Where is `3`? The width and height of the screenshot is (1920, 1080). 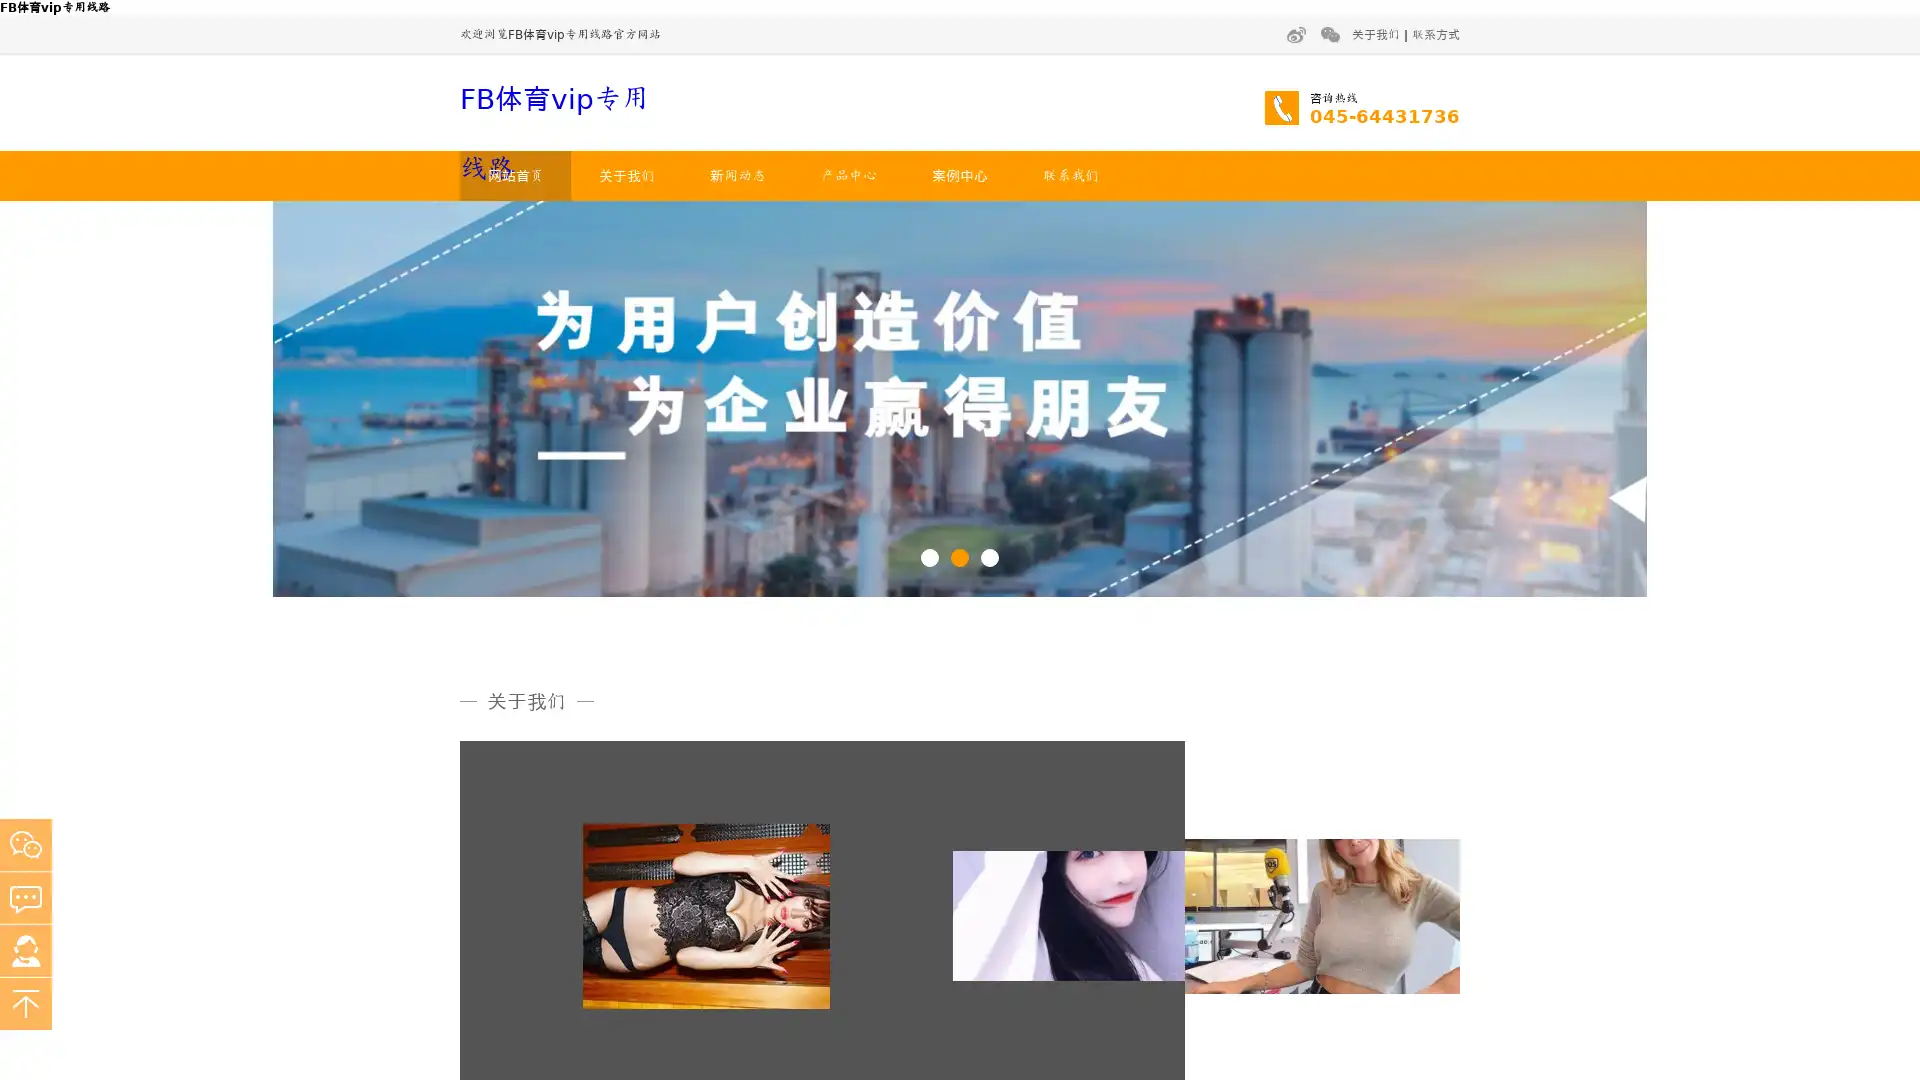
3 is located at coordinates (989, 556).